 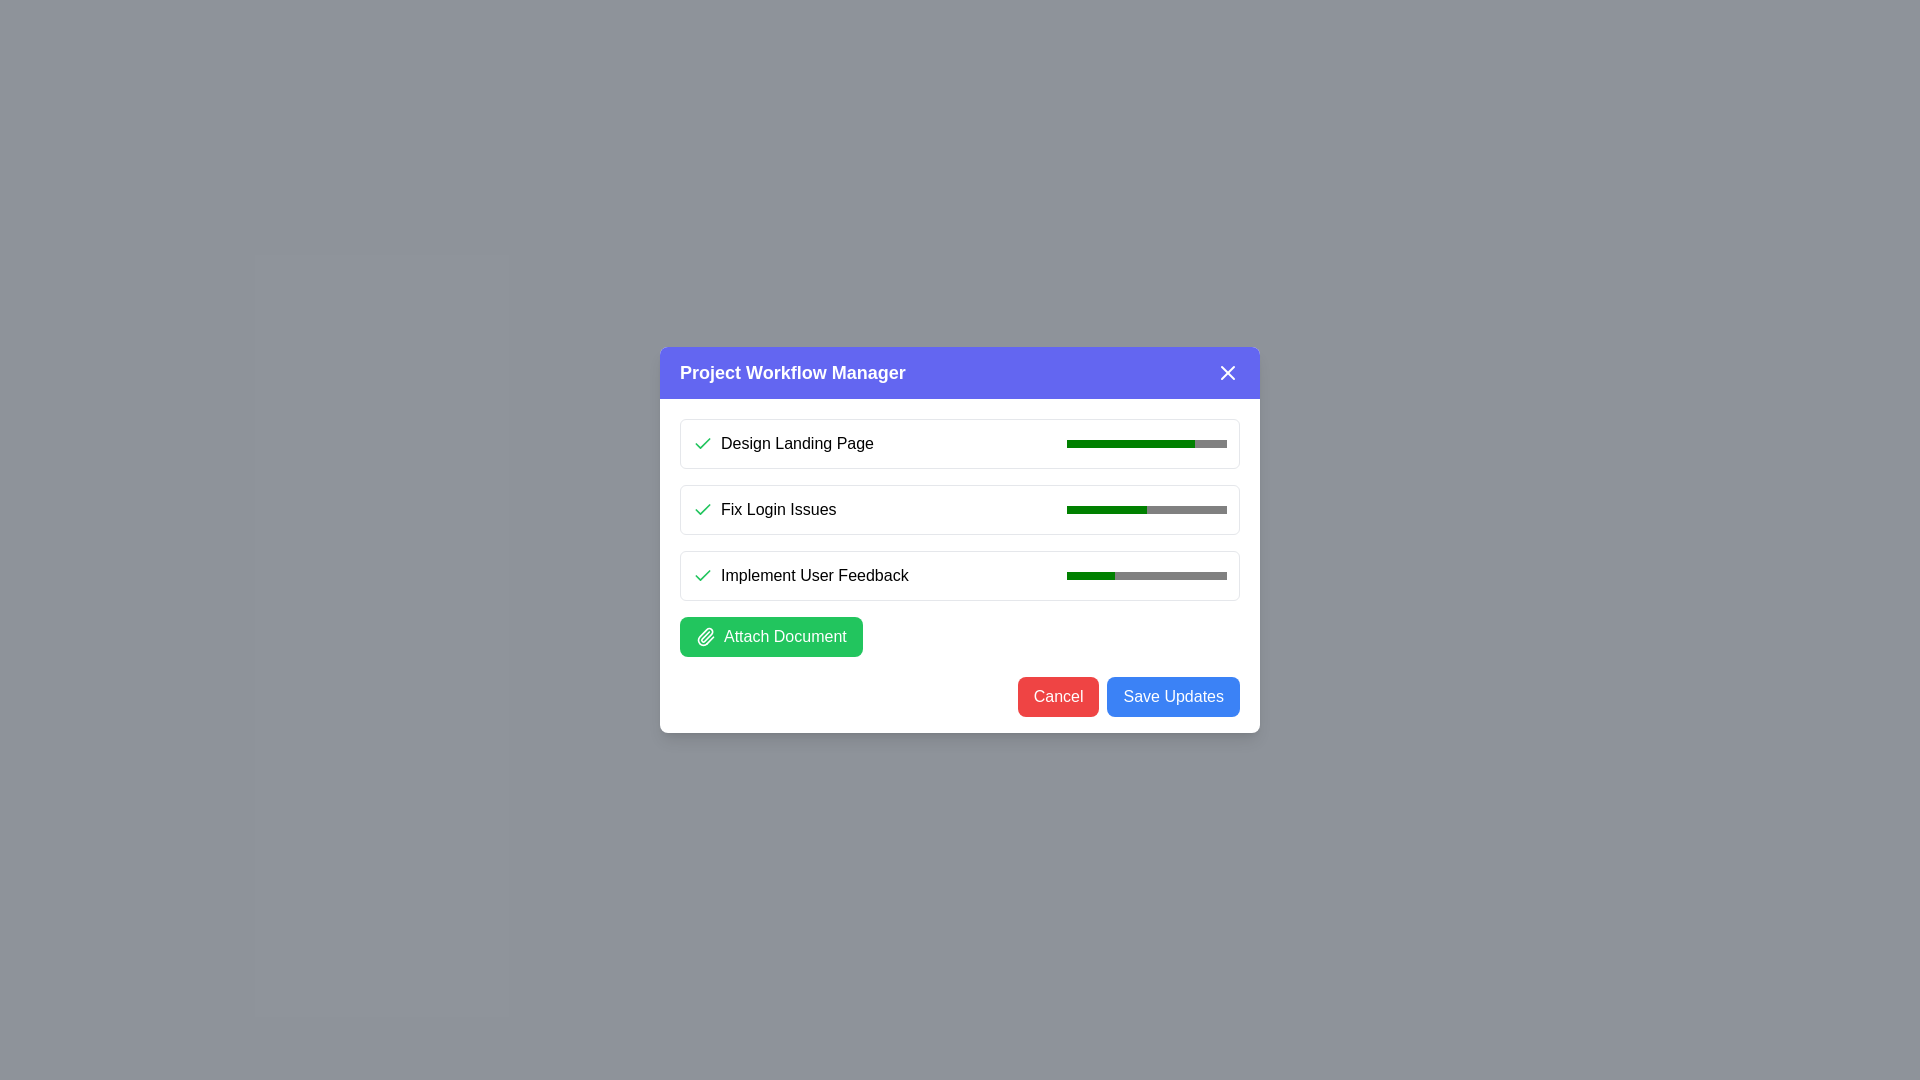 I want to click on the green checkmark icon that indicates completion, located to the left of the 'Fix Login Issues' label in the vertical list, so click(x=702, y=508).